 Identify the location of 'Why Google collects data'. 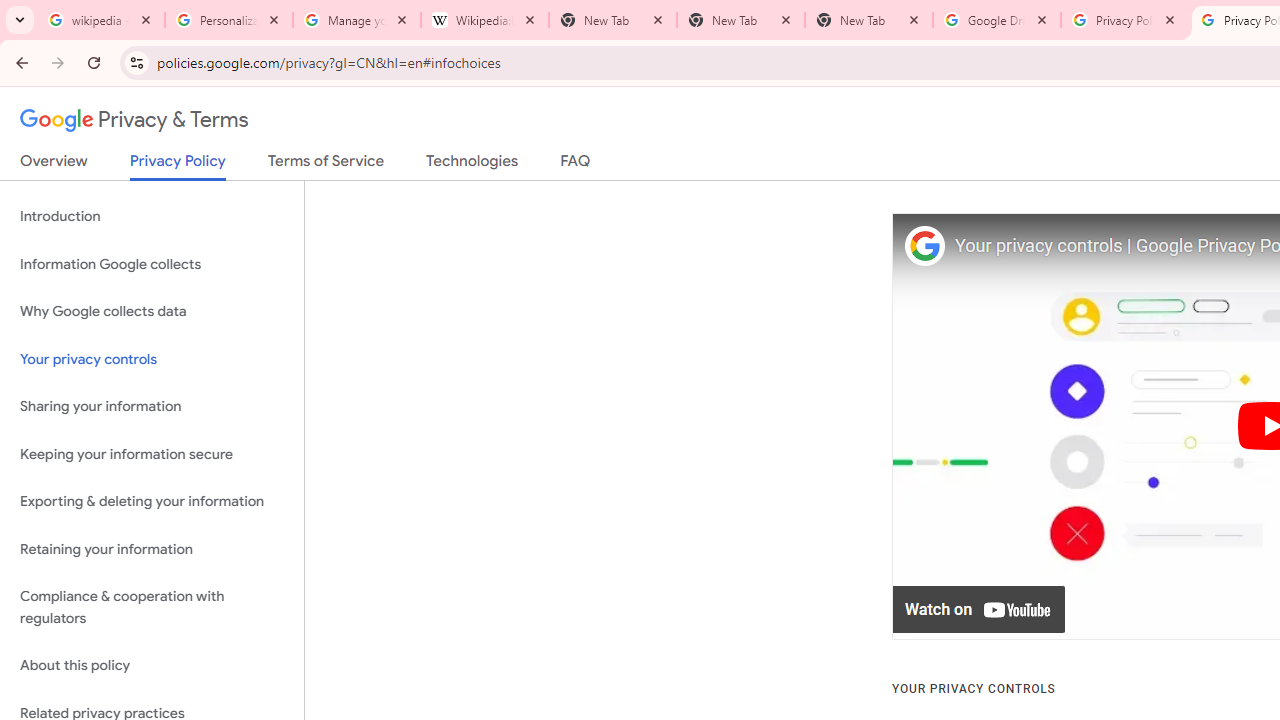
(151, 312).